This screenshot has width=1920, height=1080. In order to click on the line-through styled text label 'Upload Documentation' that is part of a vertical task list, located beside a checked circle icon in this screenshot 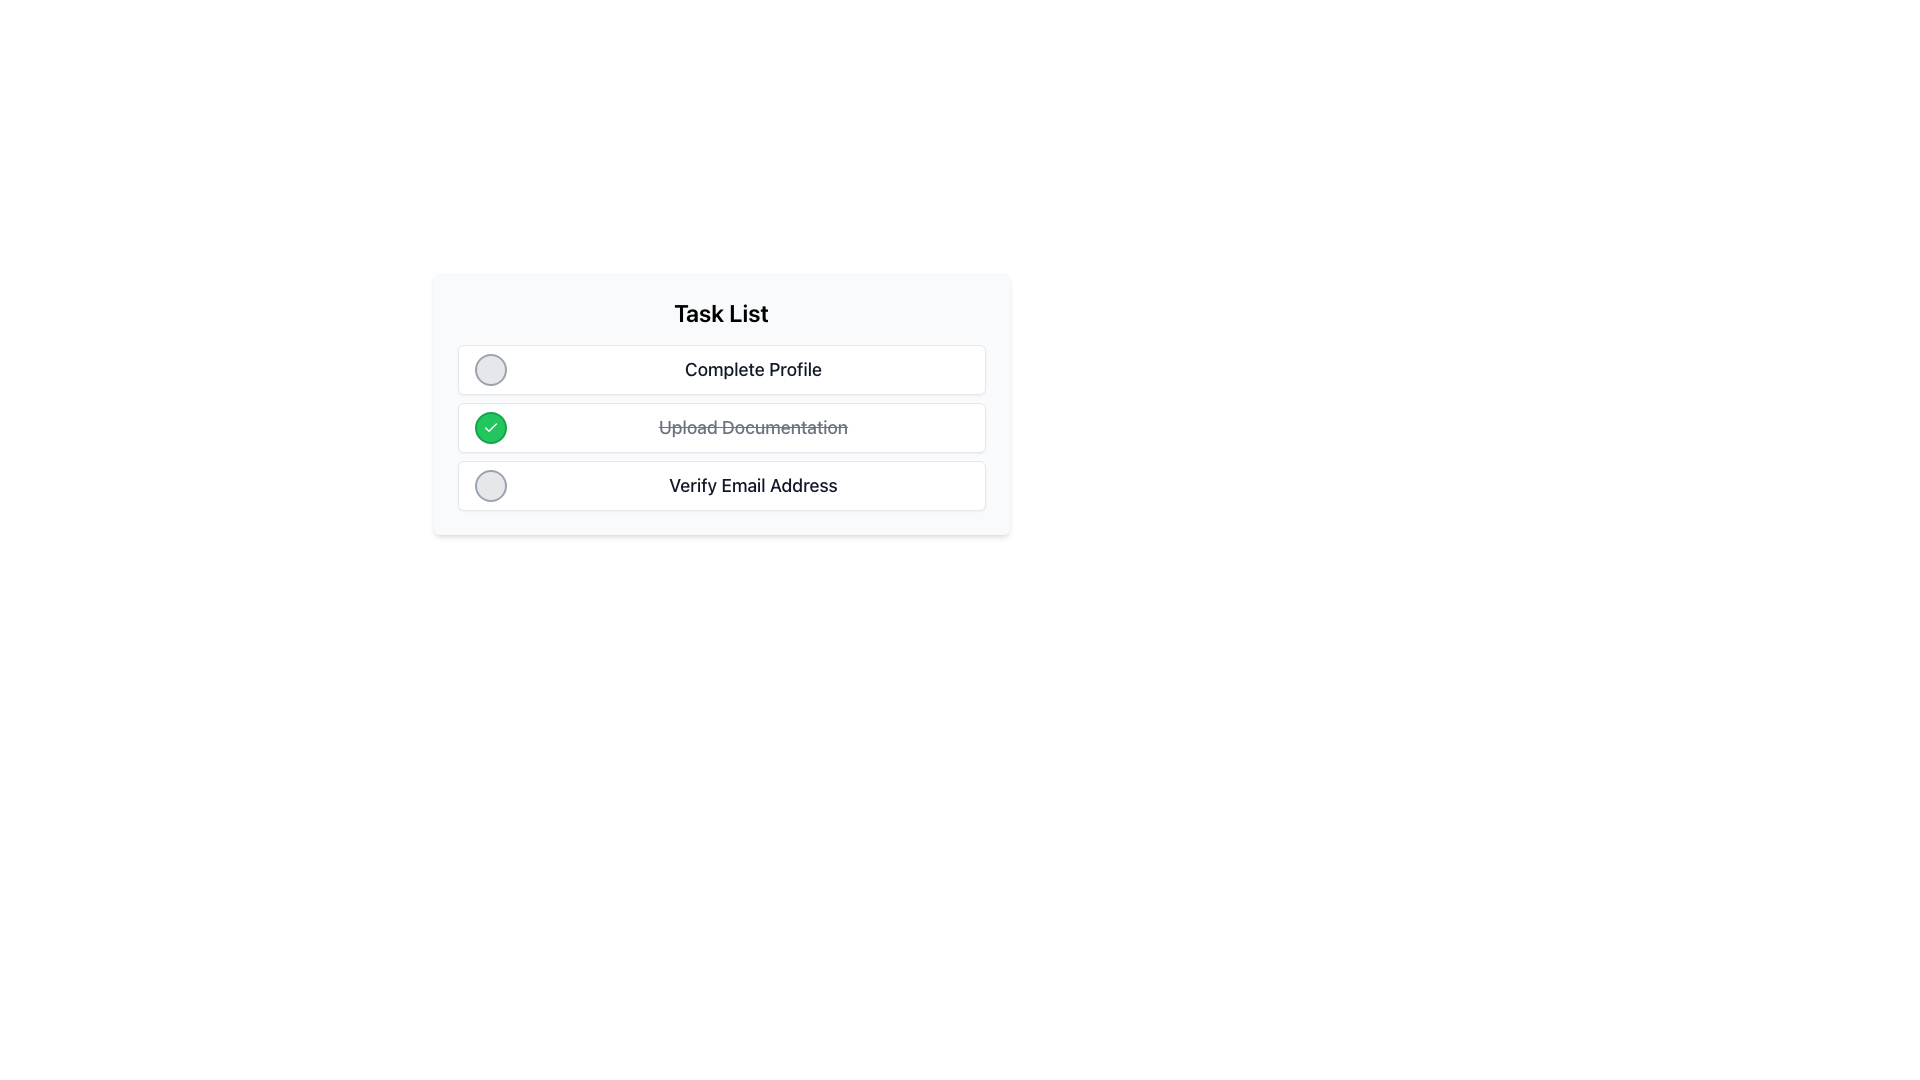, I will do `click(752, 427)`.